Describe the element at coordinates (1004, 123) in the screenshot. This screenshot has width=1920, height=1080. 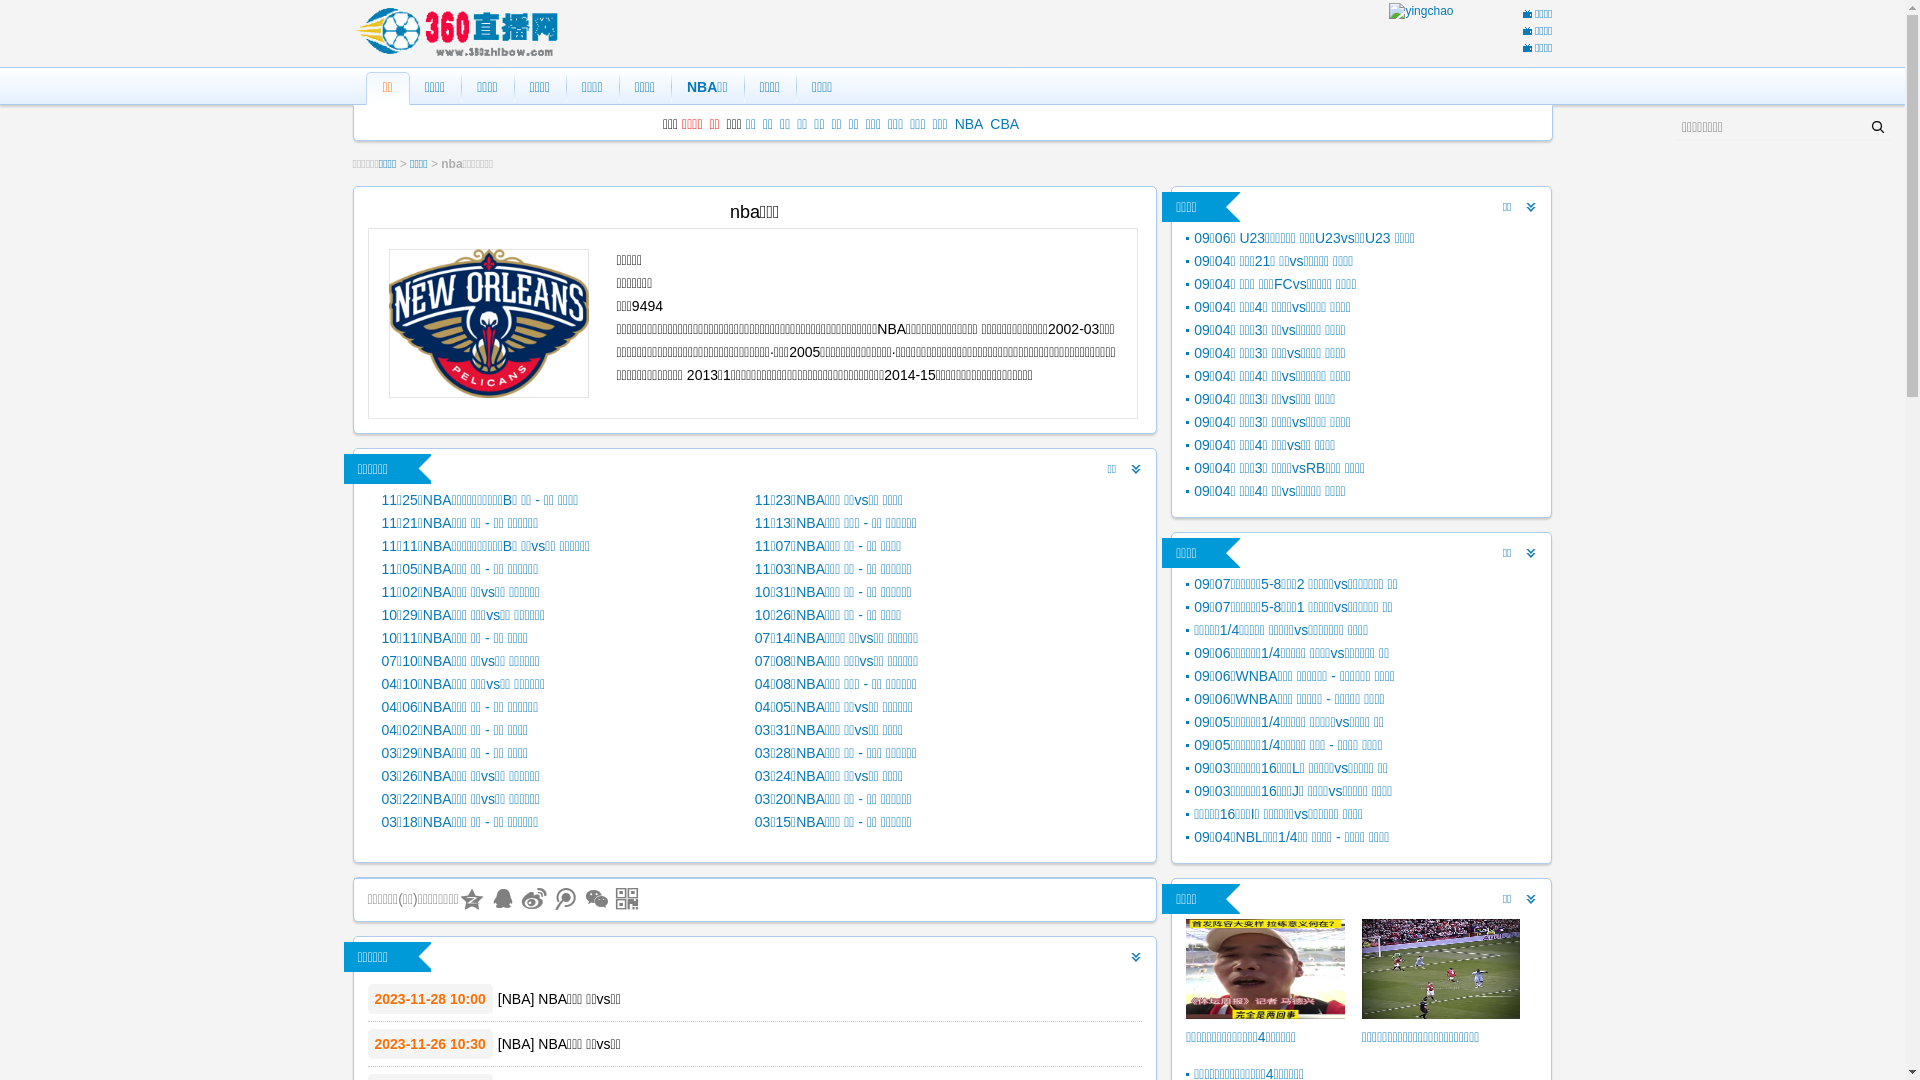
I see `'CBA'` at that location.